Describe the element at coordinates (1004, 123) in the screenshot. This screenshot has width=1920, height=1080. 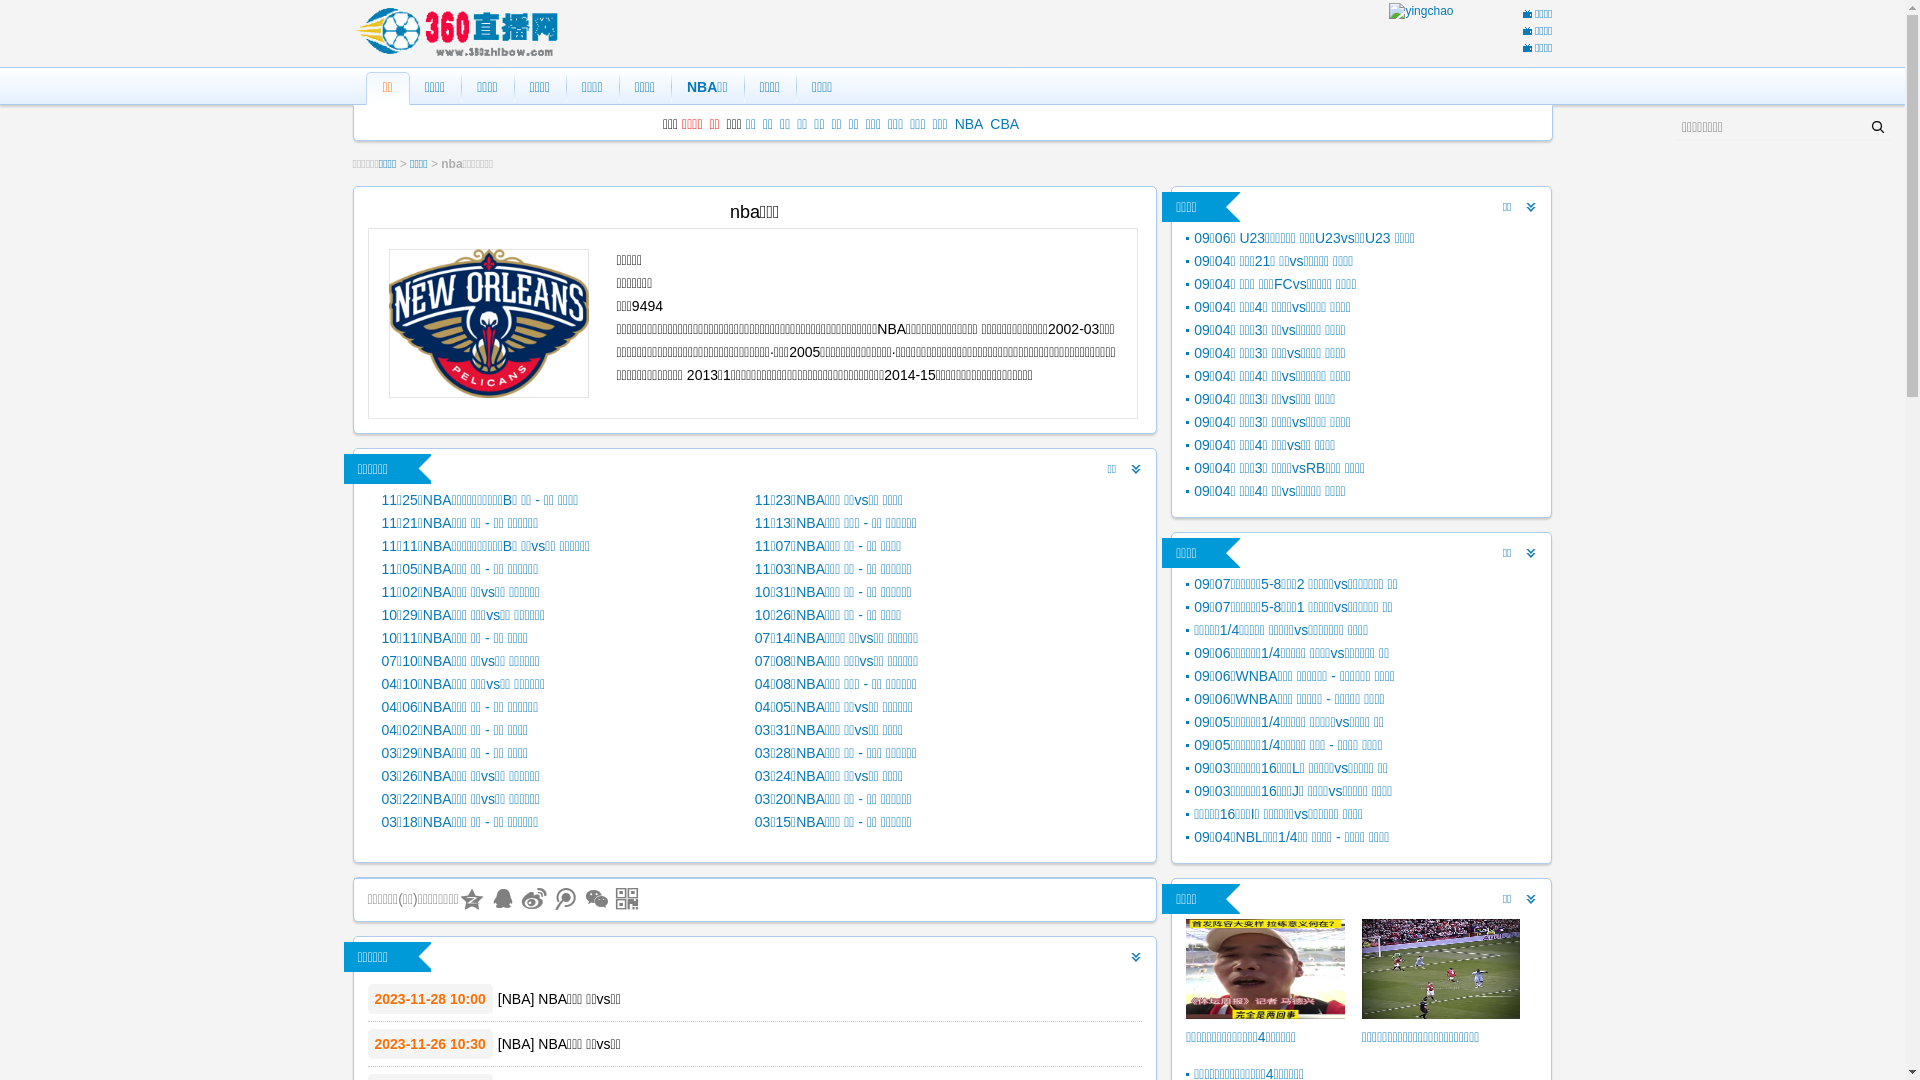
I see `'CBA'` at that location.